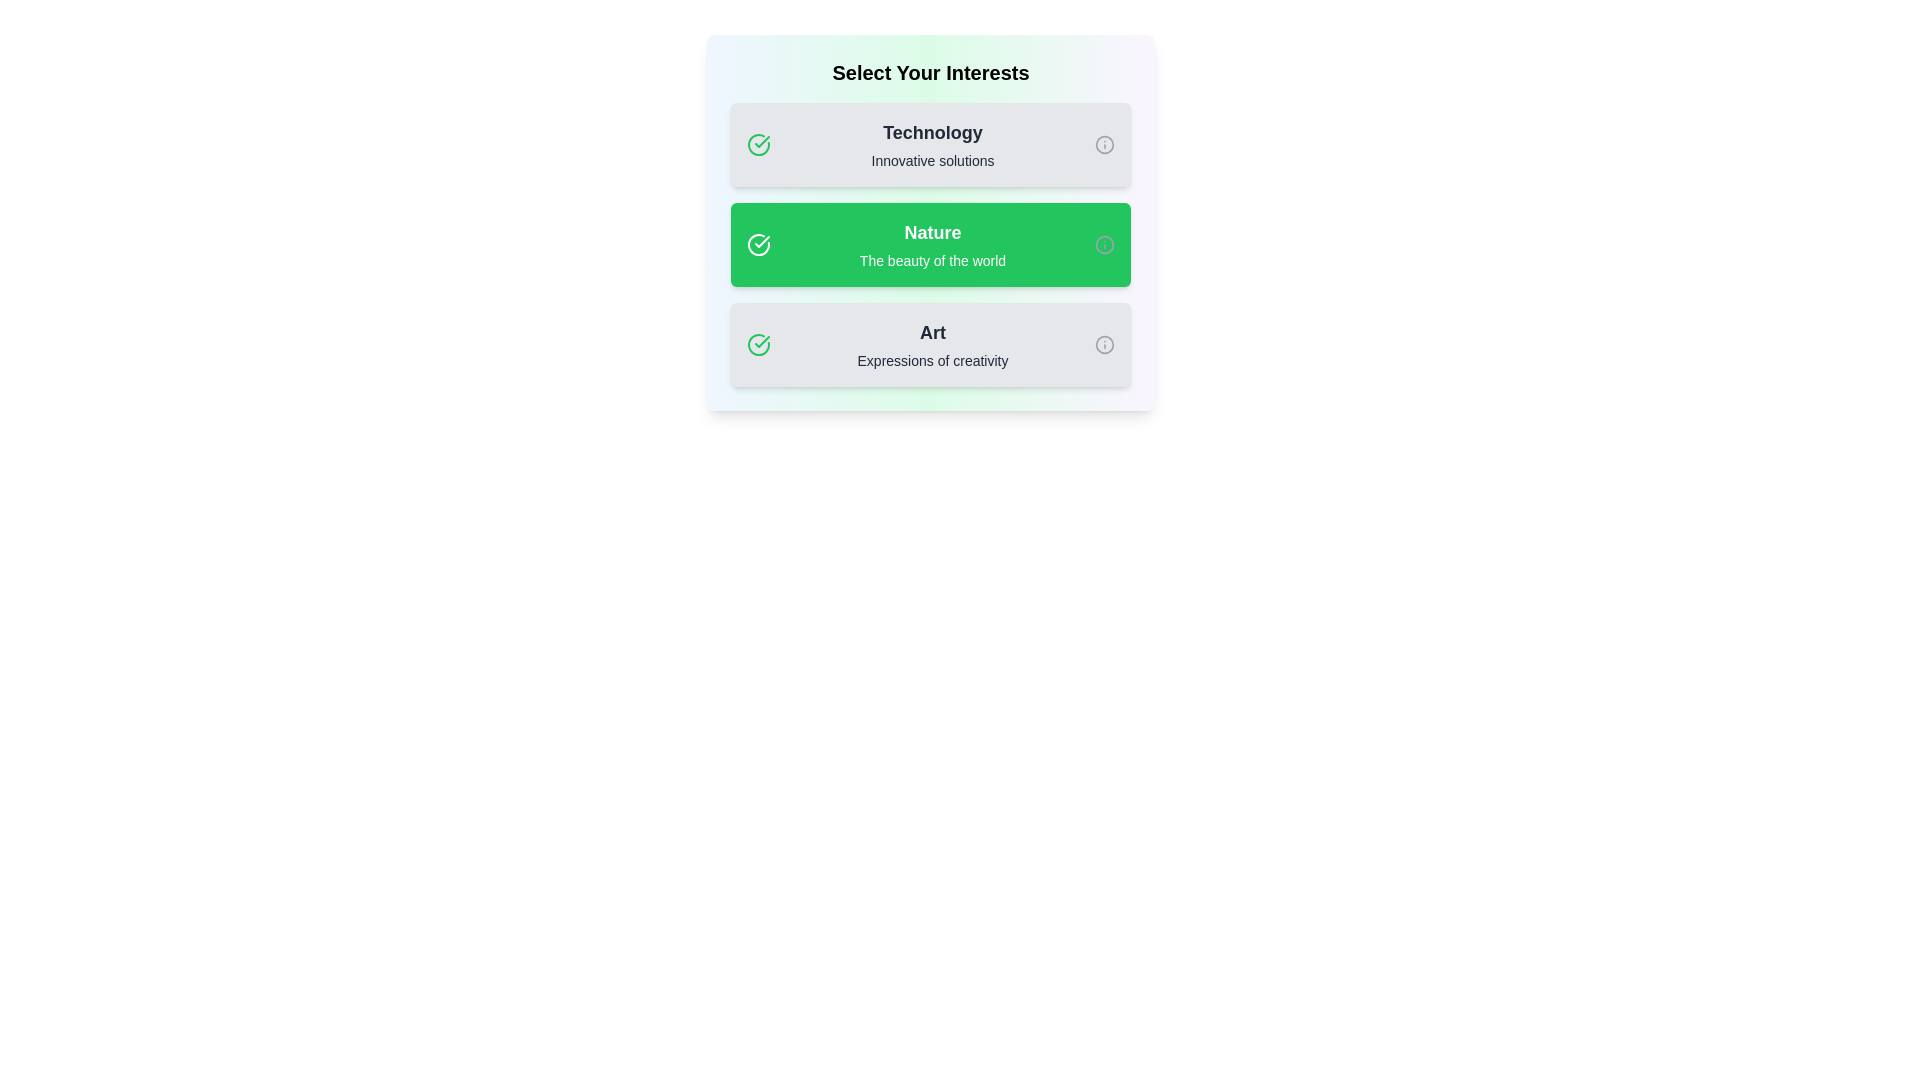 Image resolution: width=1920 pixels, height=1080 pixels. I want to click on the info icon next to the tag labeled 'Technology' to read its description, so click(1103, 144).